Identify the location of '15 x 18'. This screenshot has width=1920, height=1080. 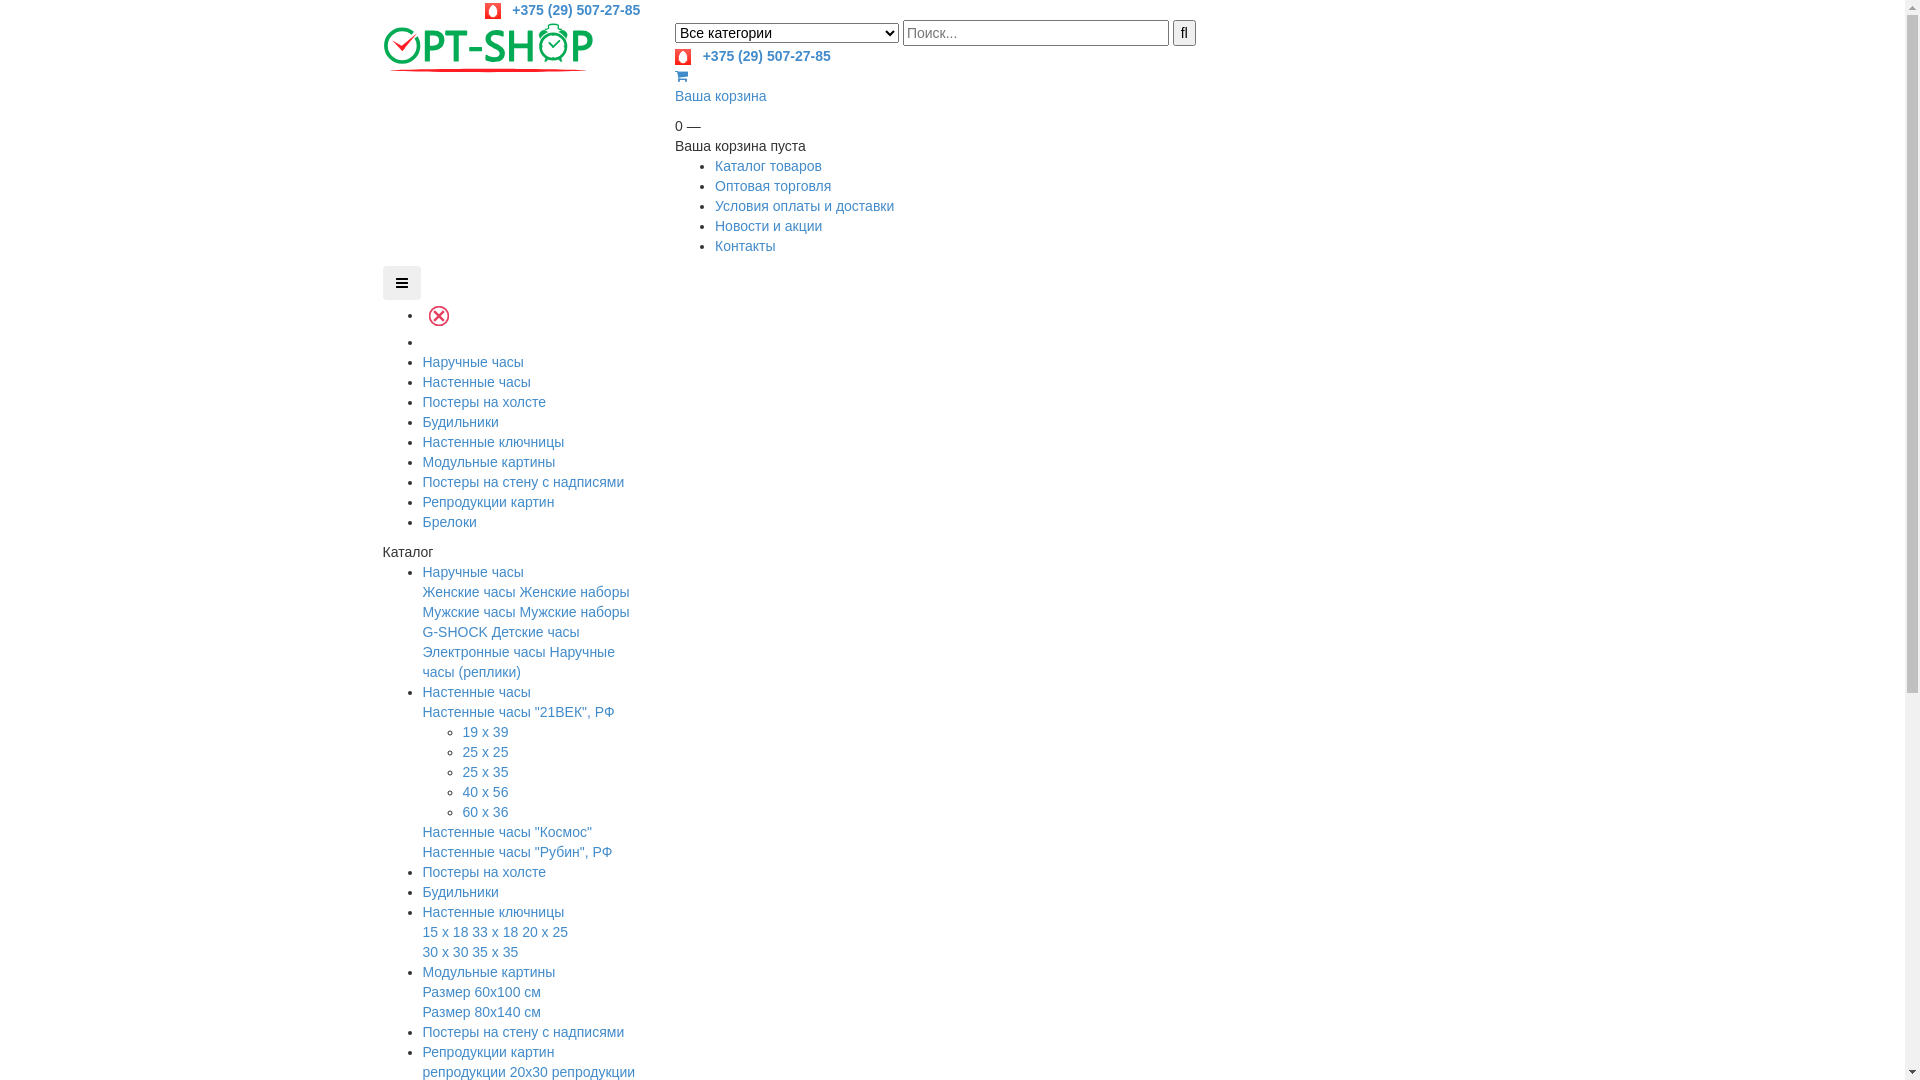
(421, 932).